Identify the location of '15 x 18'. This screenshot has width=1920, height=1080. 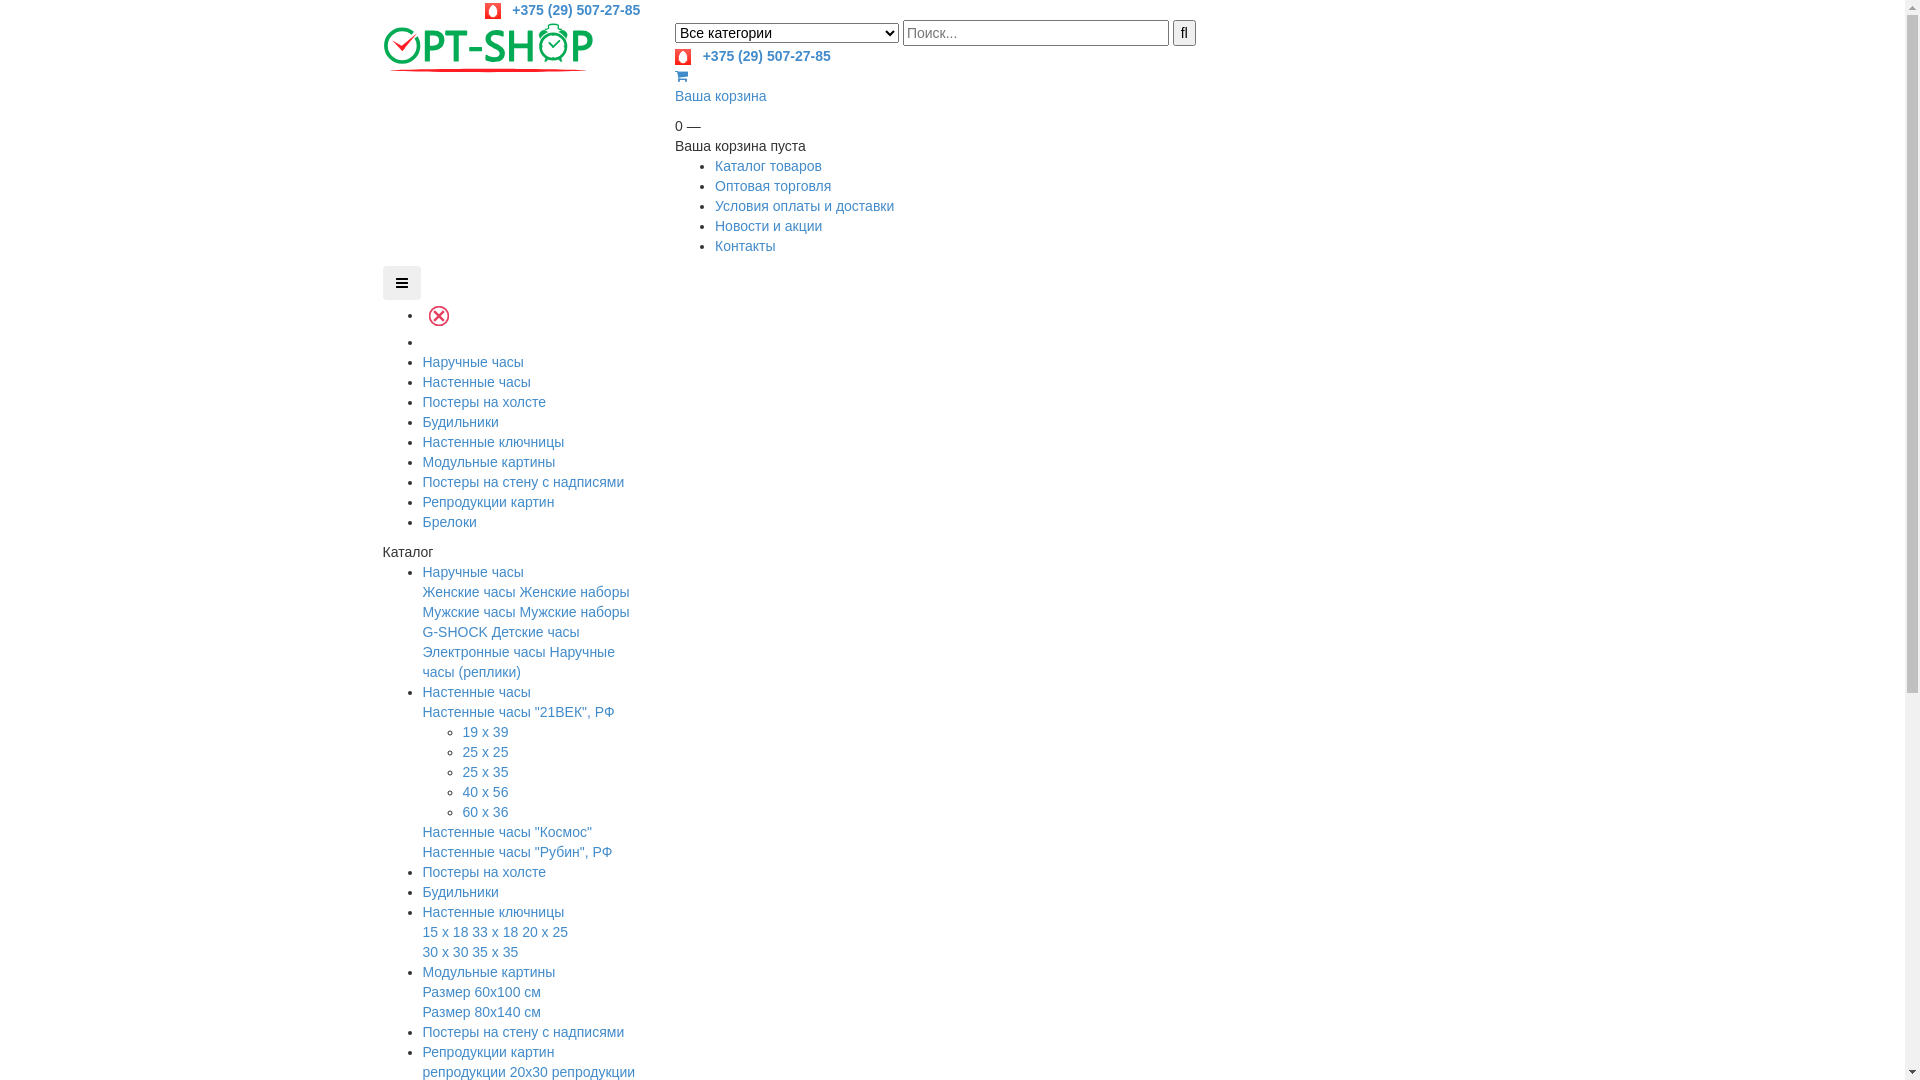
(421, 932).